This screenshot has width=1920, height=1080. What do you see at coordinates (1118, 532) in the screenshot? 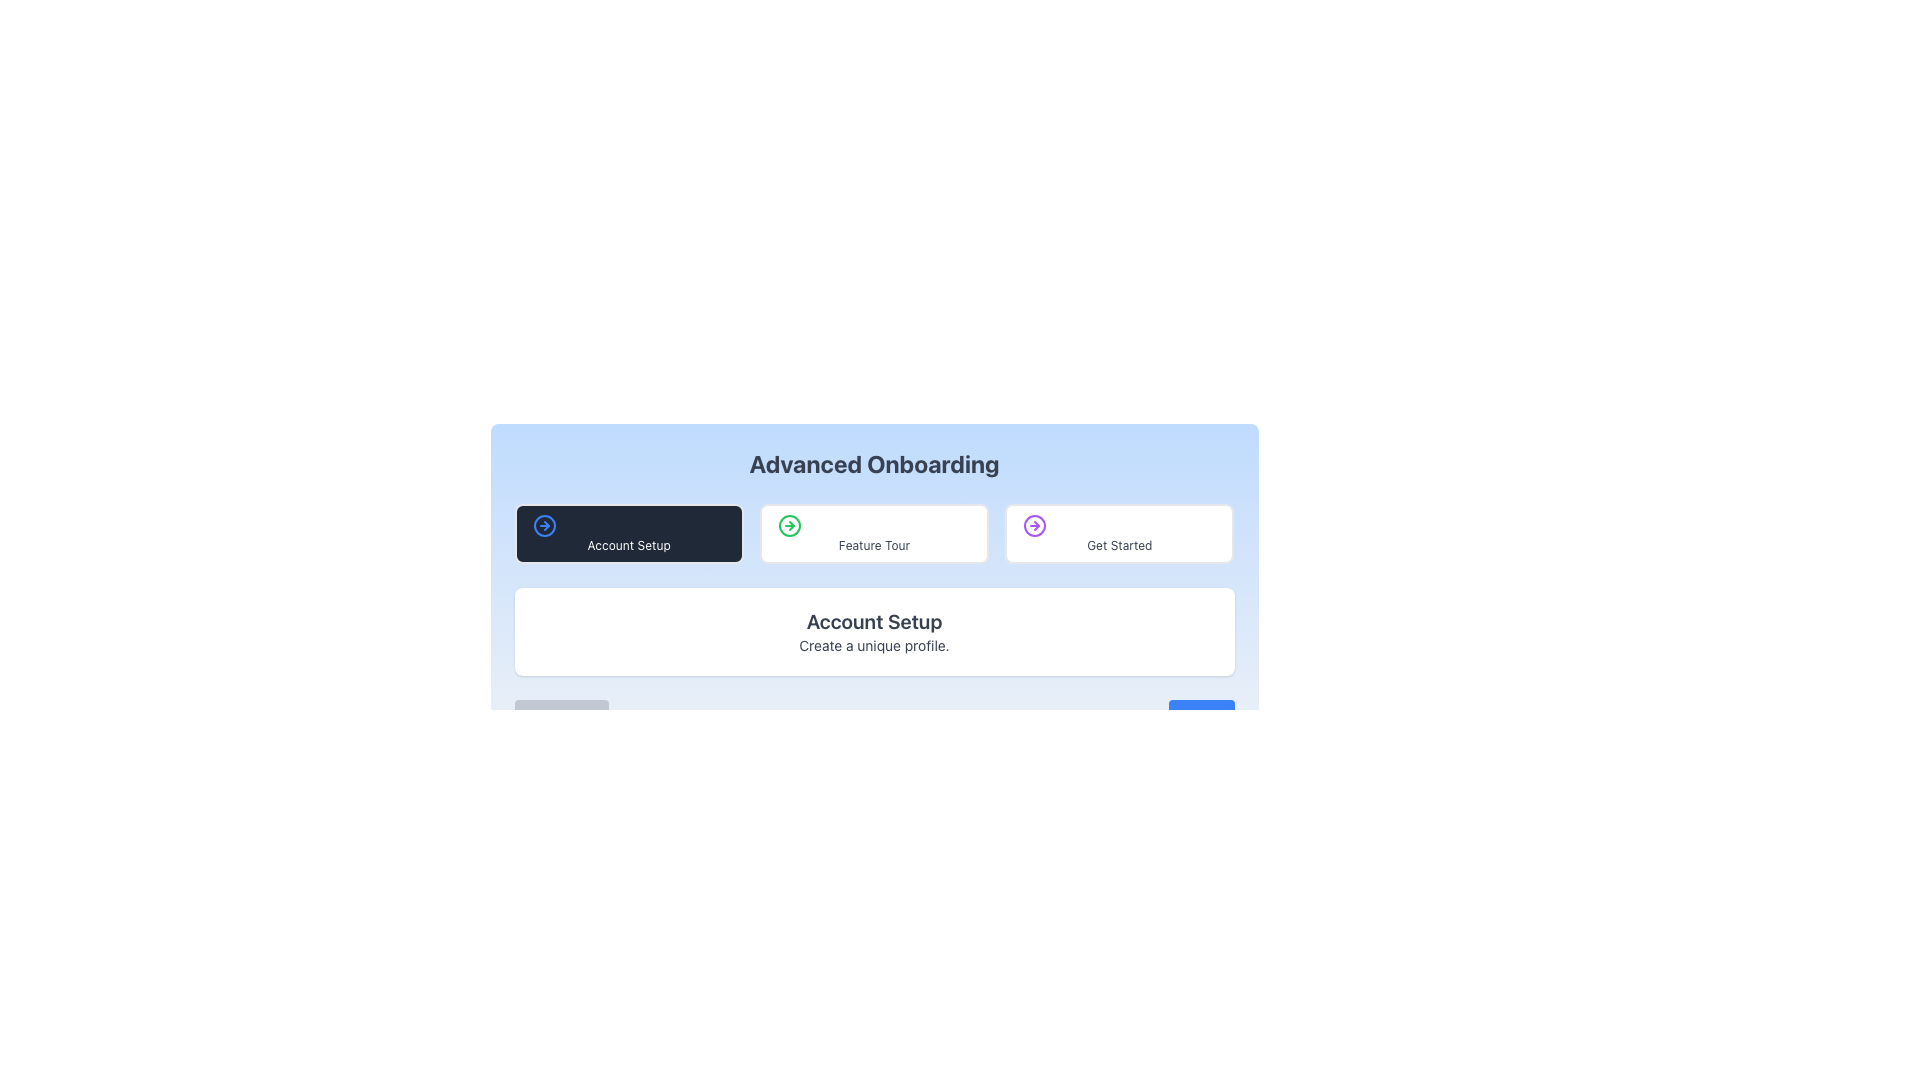
I see `the 'Get Started' button, which is a rectangular button with rounded corners, a white background, a left-aligned purple arrow icon, and centered gray text` at bounding box center [1118, 532].